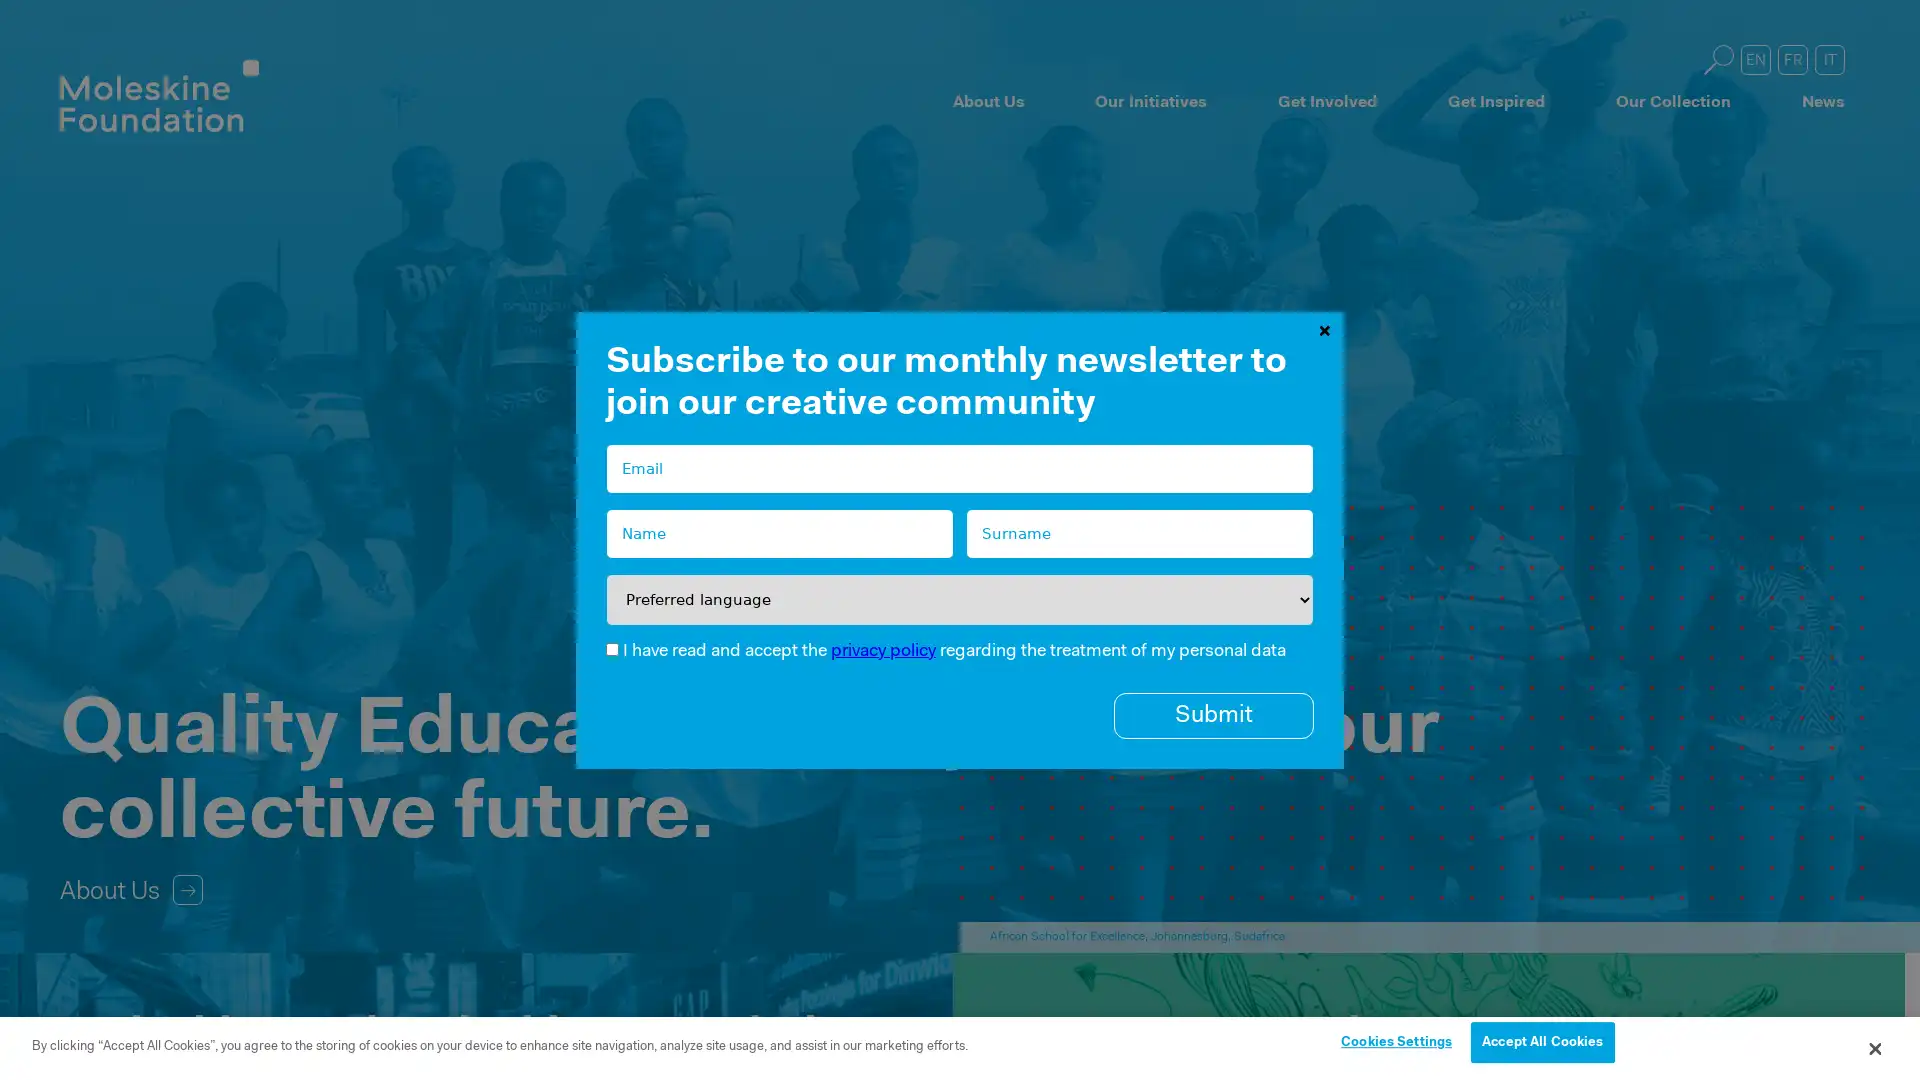  Describe the element at coordinates (1324, 328) in the screenshot. I see `Close` at that location.